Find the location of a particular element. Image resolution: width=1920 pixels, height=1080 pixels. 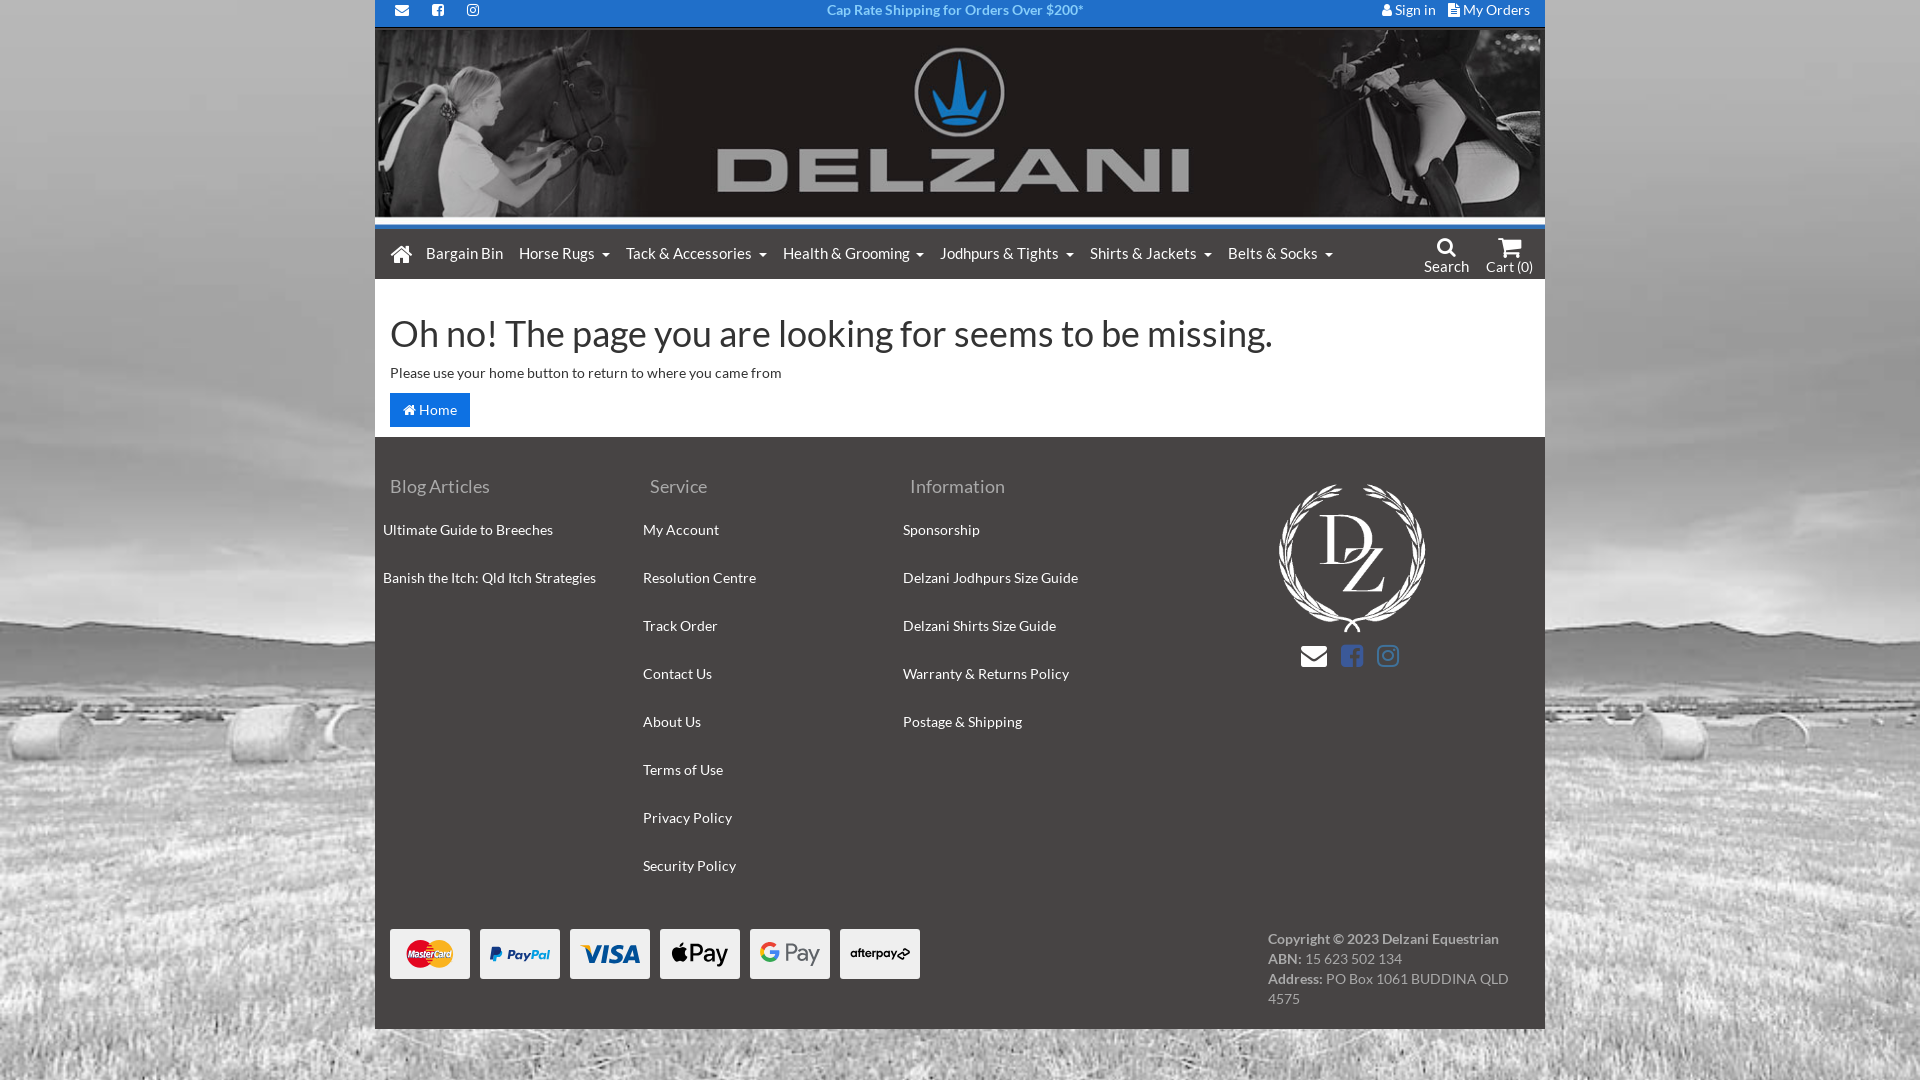

'Contact Us' is located at coordinates (756, 674).